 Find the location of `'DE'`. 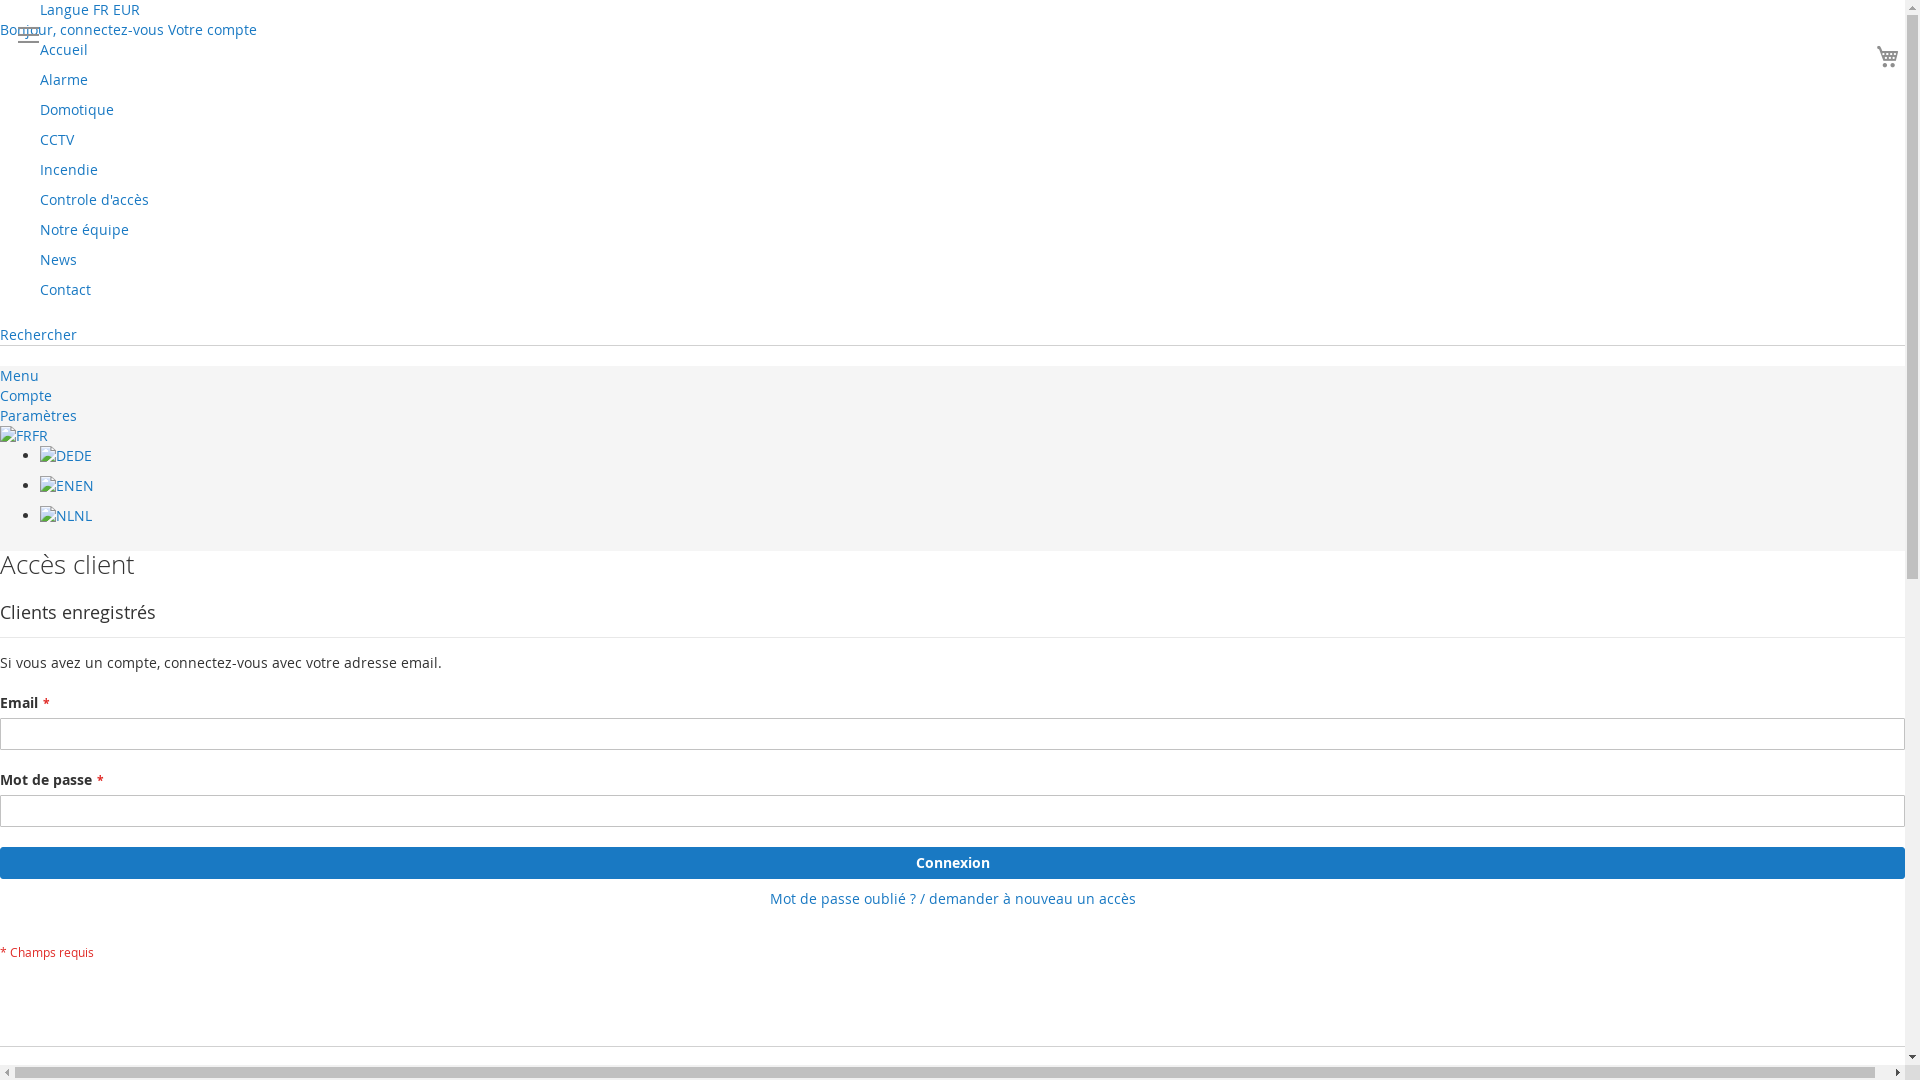

'DE' is located at coordinates (66, 455).